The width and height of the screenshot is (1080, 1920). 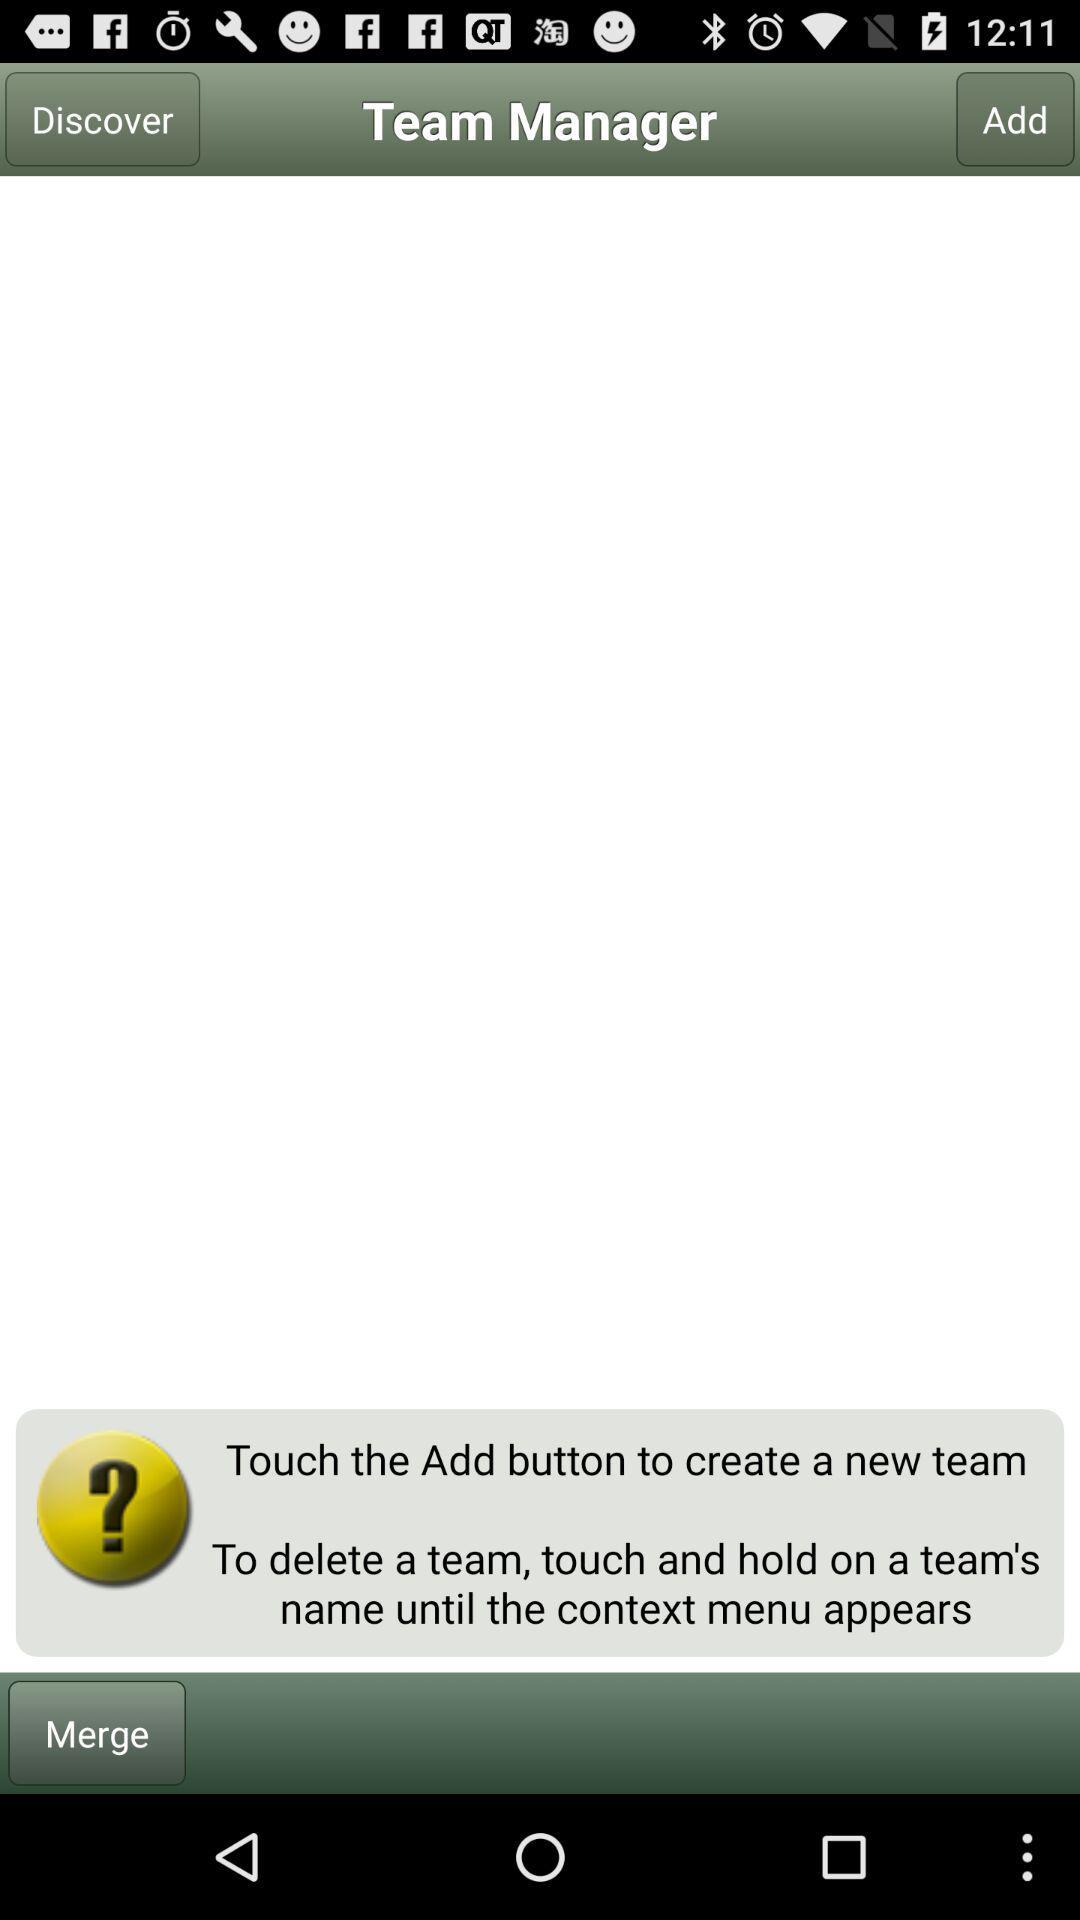 I want to click on the merge, so click(x=97, y=1732).